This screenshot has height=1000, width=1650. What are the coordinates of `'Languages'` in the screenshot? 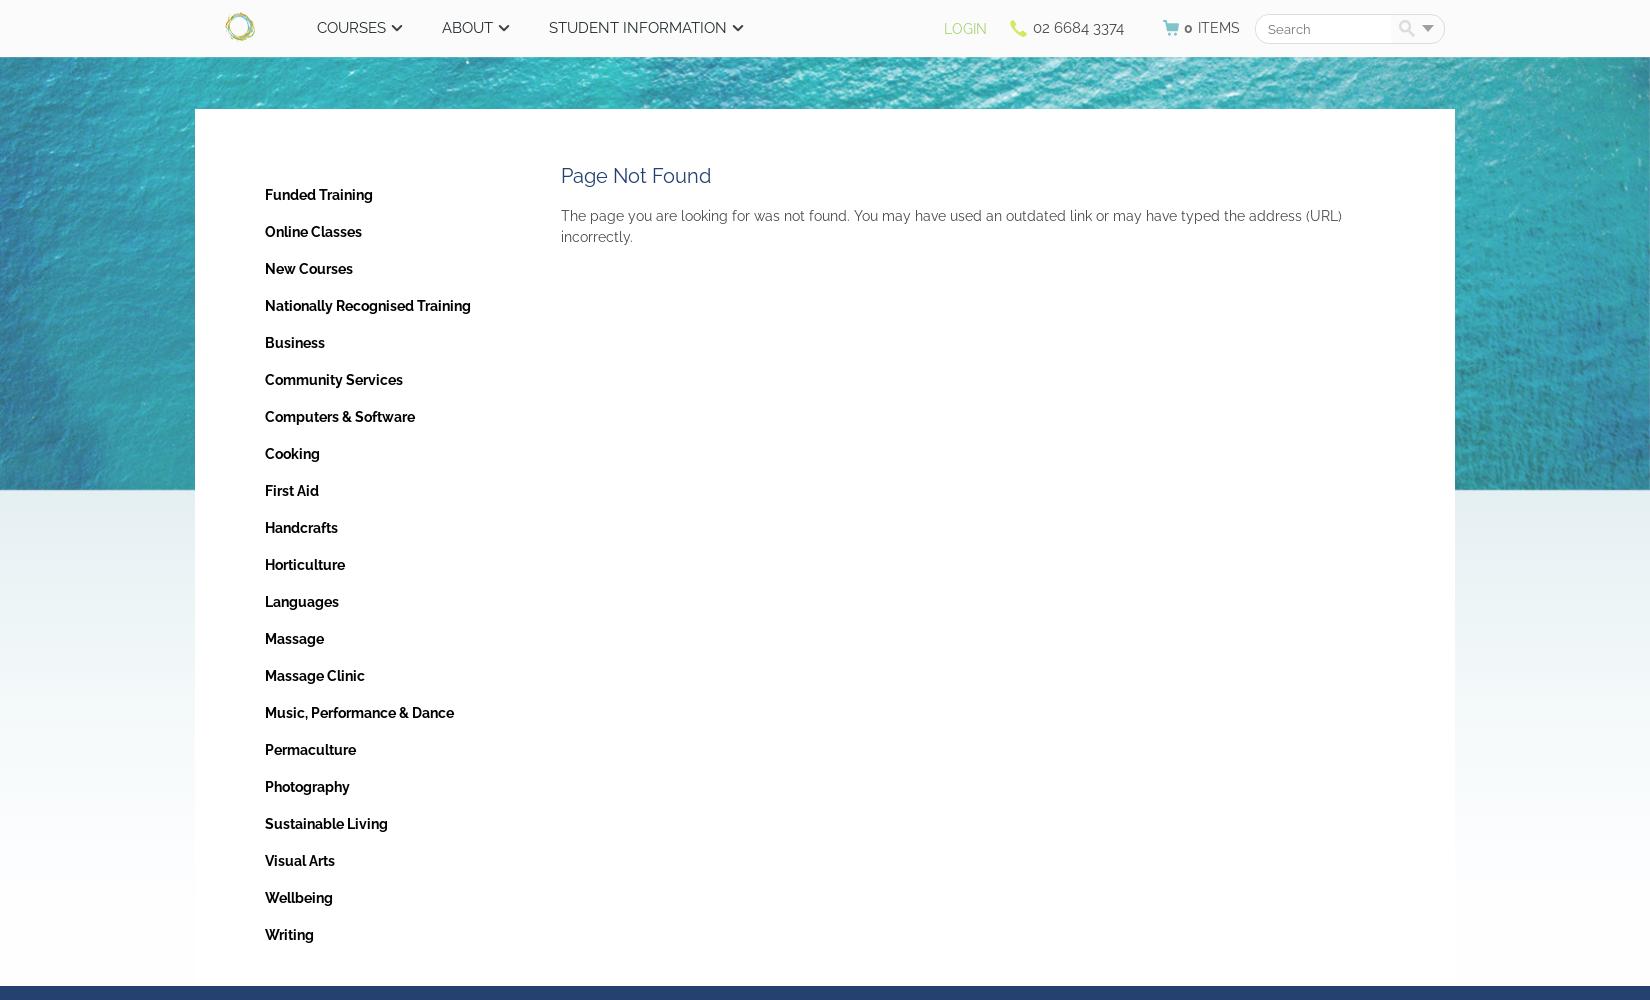 It's located at (264, 601).